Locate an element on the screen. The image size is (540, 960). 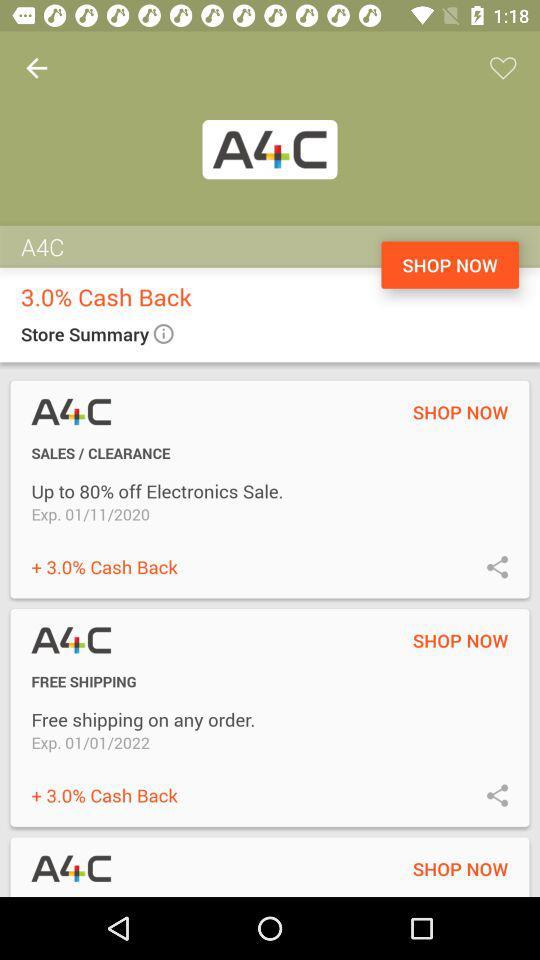
share is located at coordinates (496, 795).